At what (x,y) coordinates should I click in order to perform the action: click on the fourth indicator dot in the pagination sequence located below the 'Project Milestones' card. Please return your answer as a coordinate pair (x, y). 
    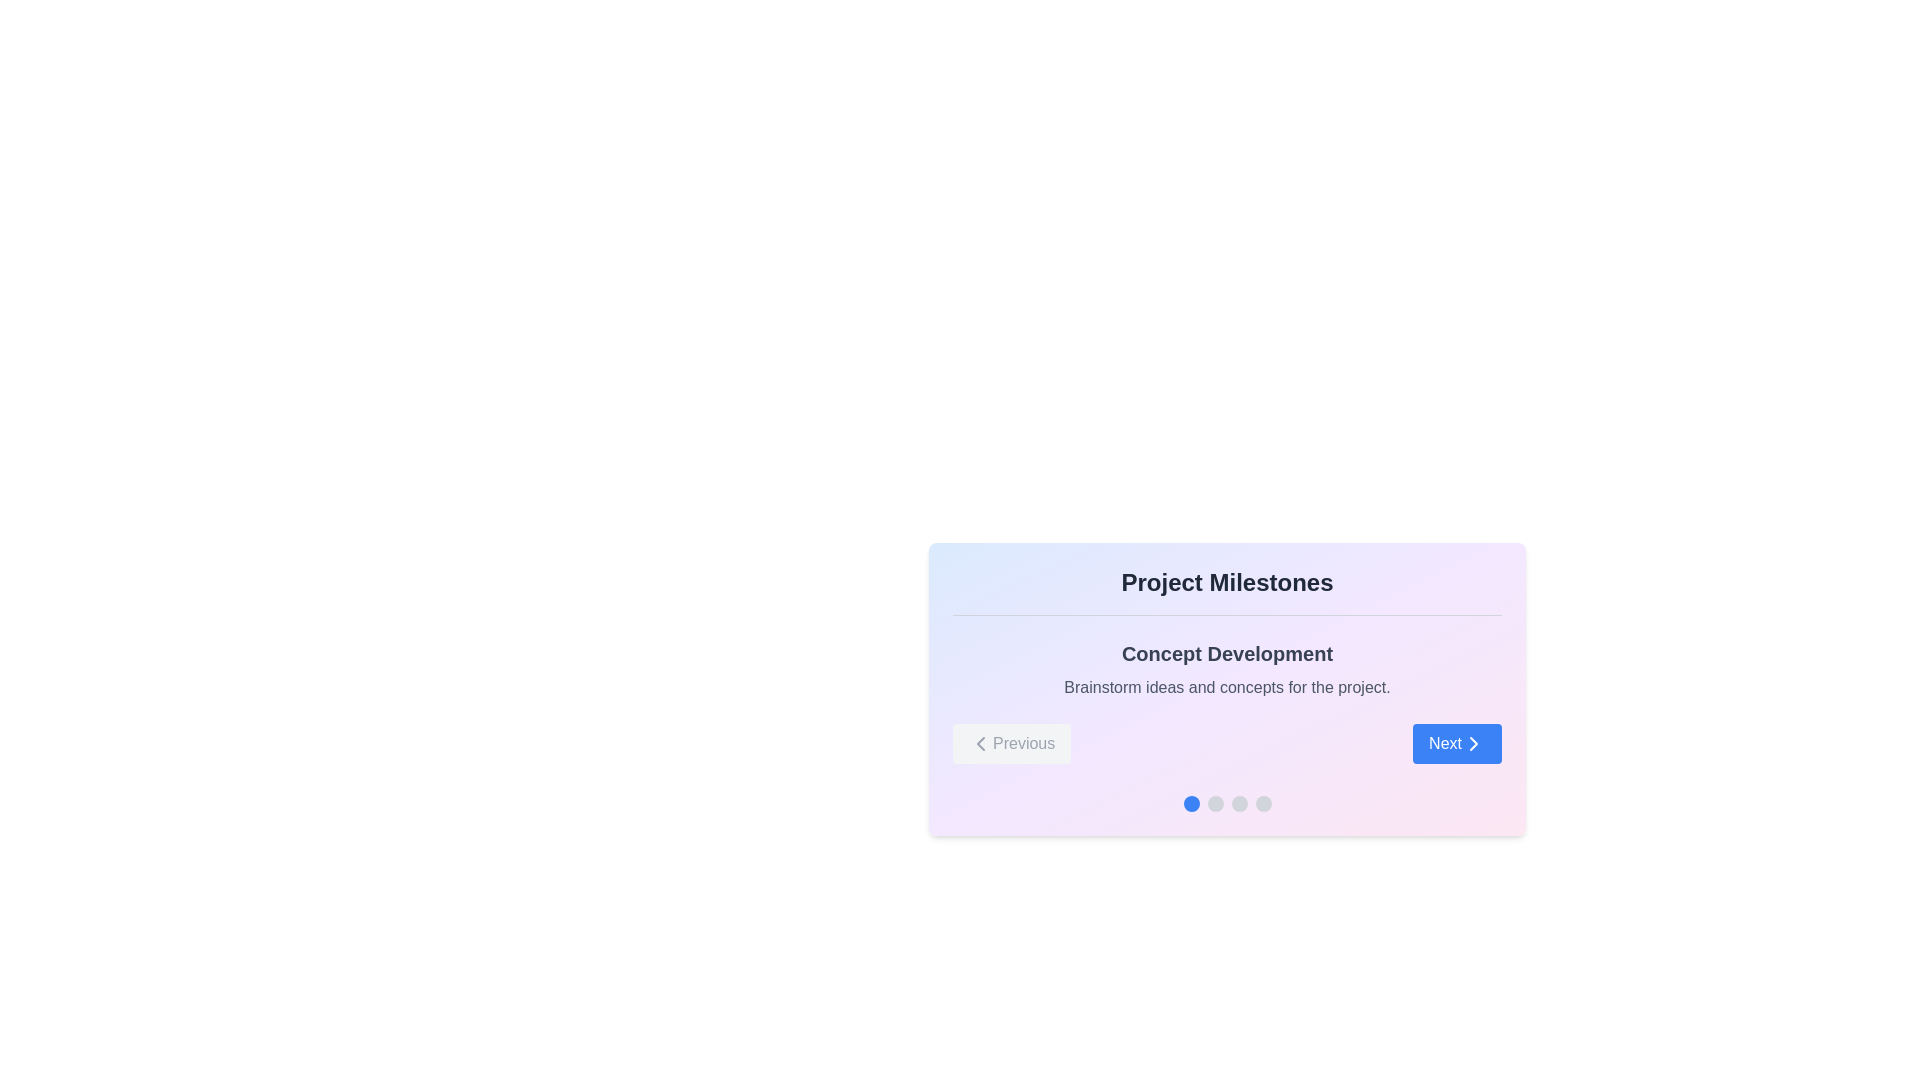
    Looking at the image, I should click on (1262, 802).